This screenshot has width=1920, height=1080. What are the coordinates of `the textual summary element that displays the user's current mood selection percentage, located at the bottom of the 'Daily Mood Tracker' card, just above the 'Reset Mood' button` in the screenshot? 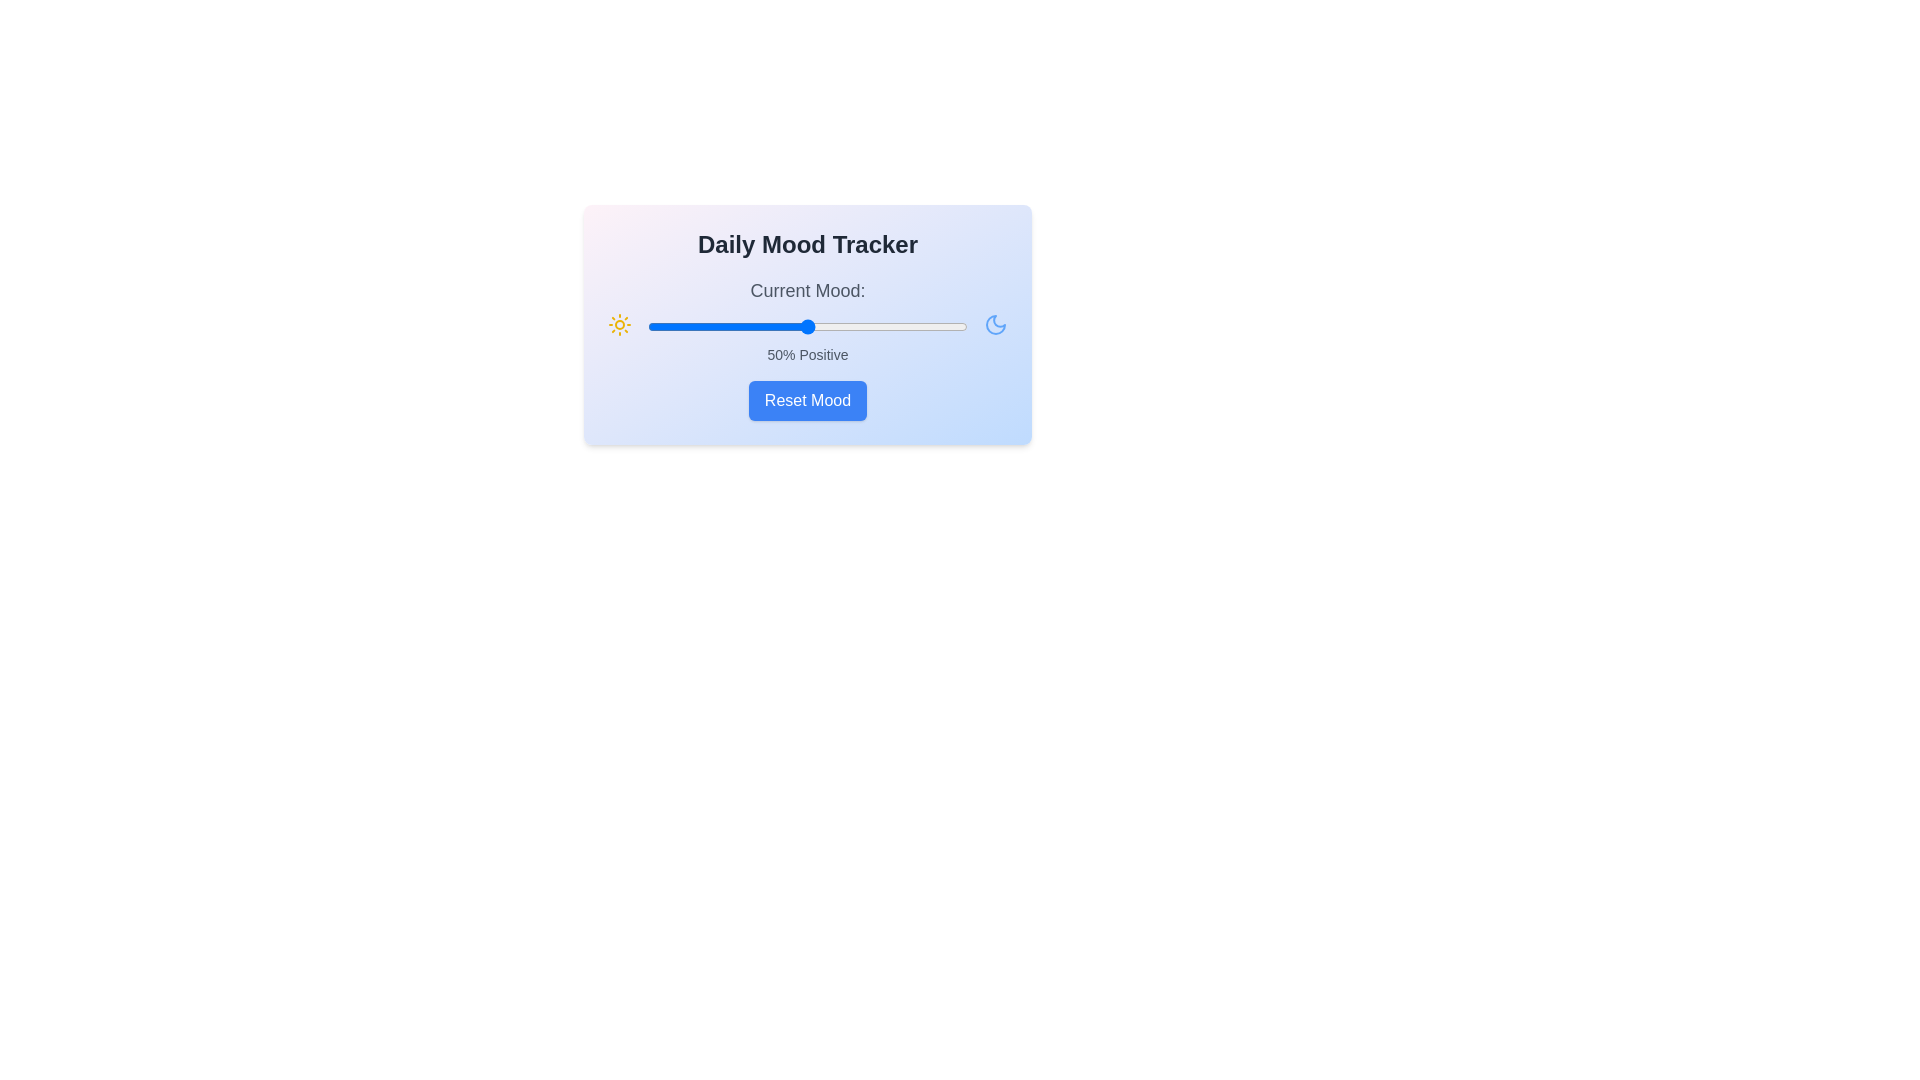 It's located at (807, 353).